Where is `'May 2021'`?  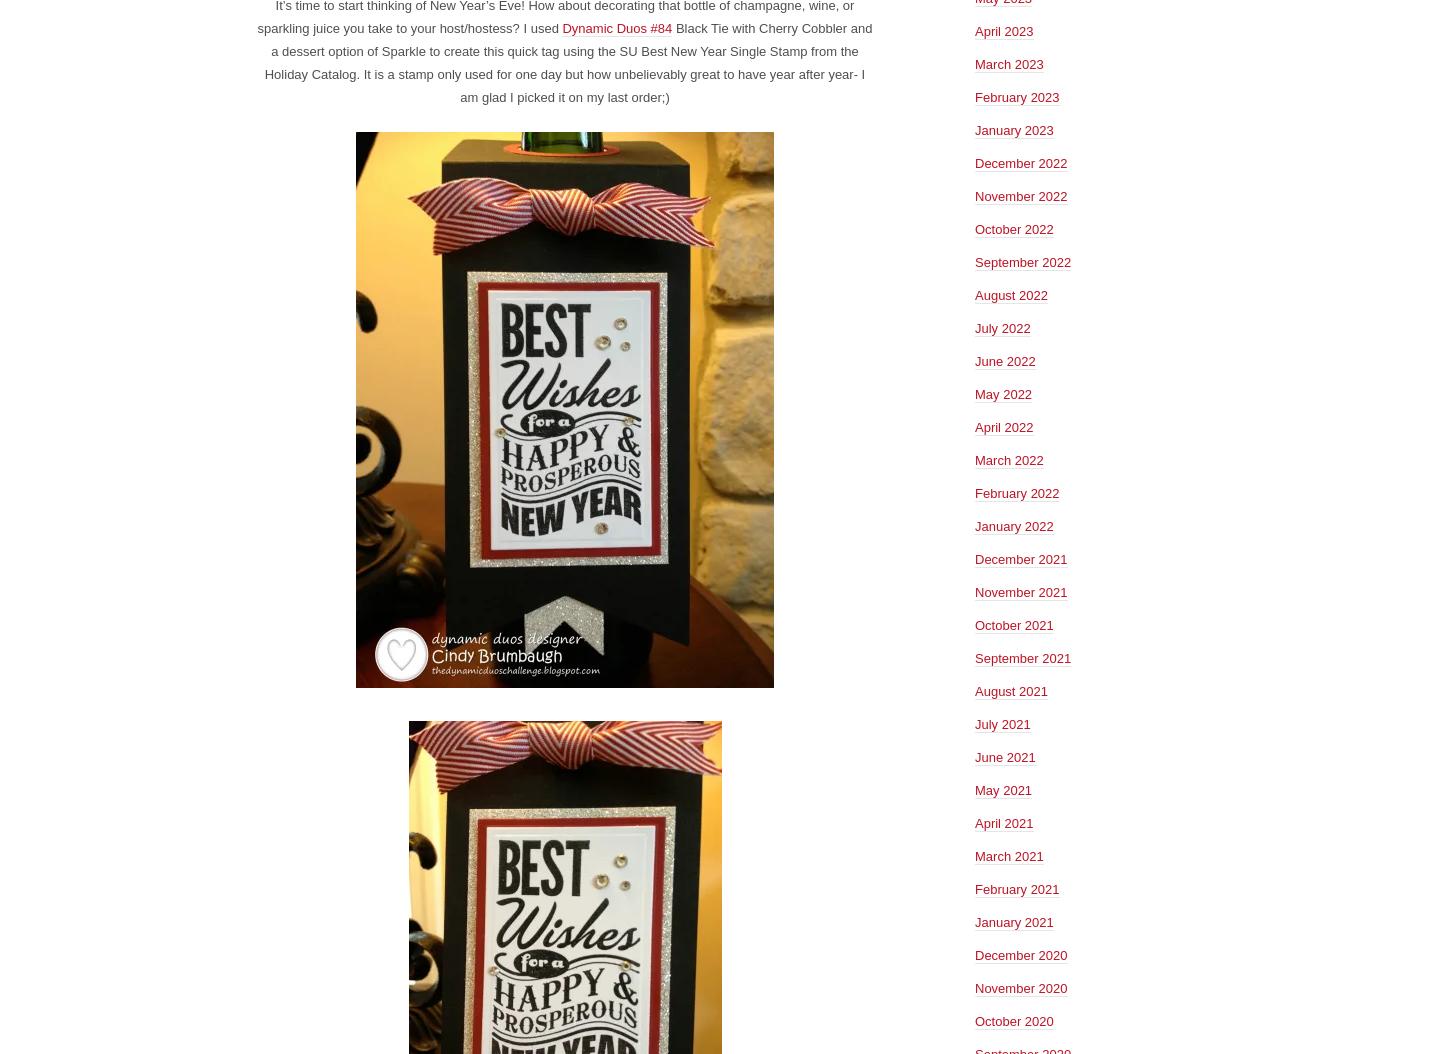 'May 2021' is located at coordinates (974, 789).